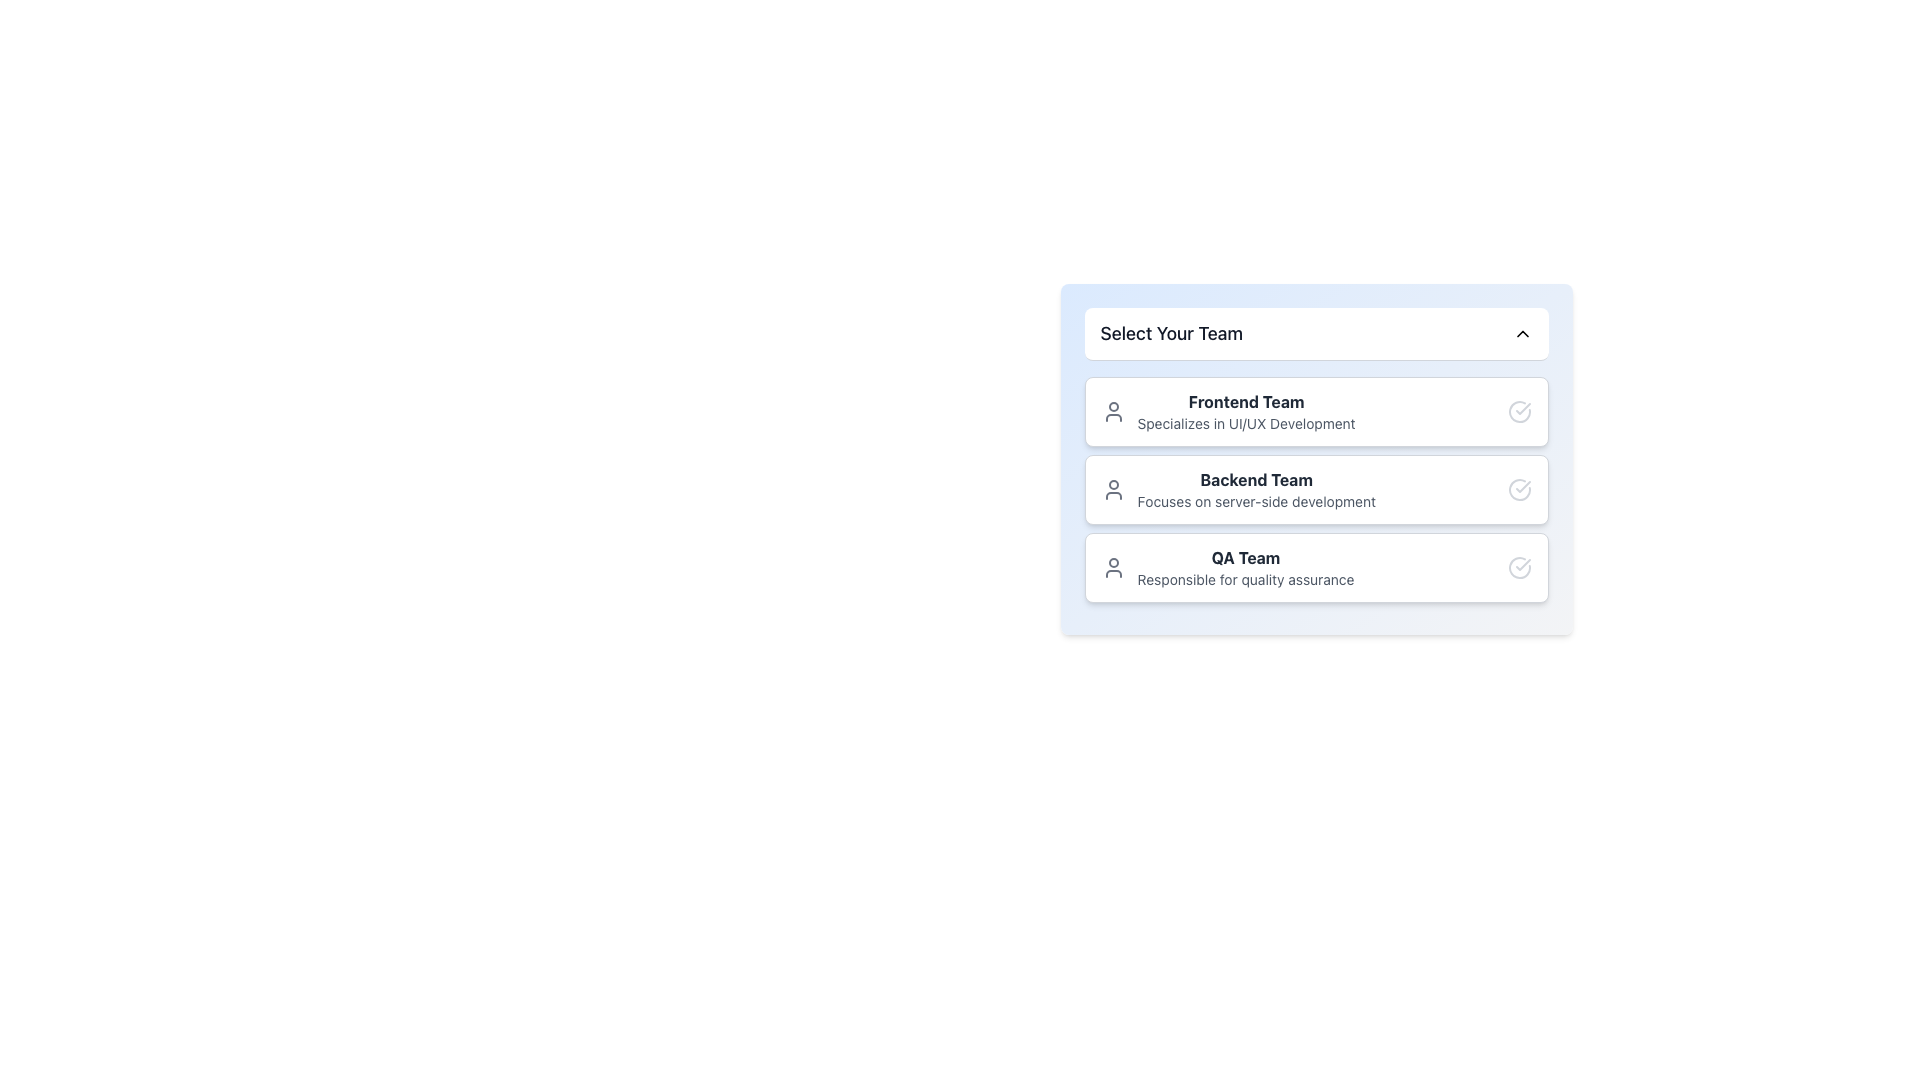 This screenshot has height=1080, width=1920. Describe the element at coordinates (1112, 411) in the screenshot. I see `the user profile silhouette SVG icon located on the leftmost side of the row containing the text 'Frontend Team'` at that location.